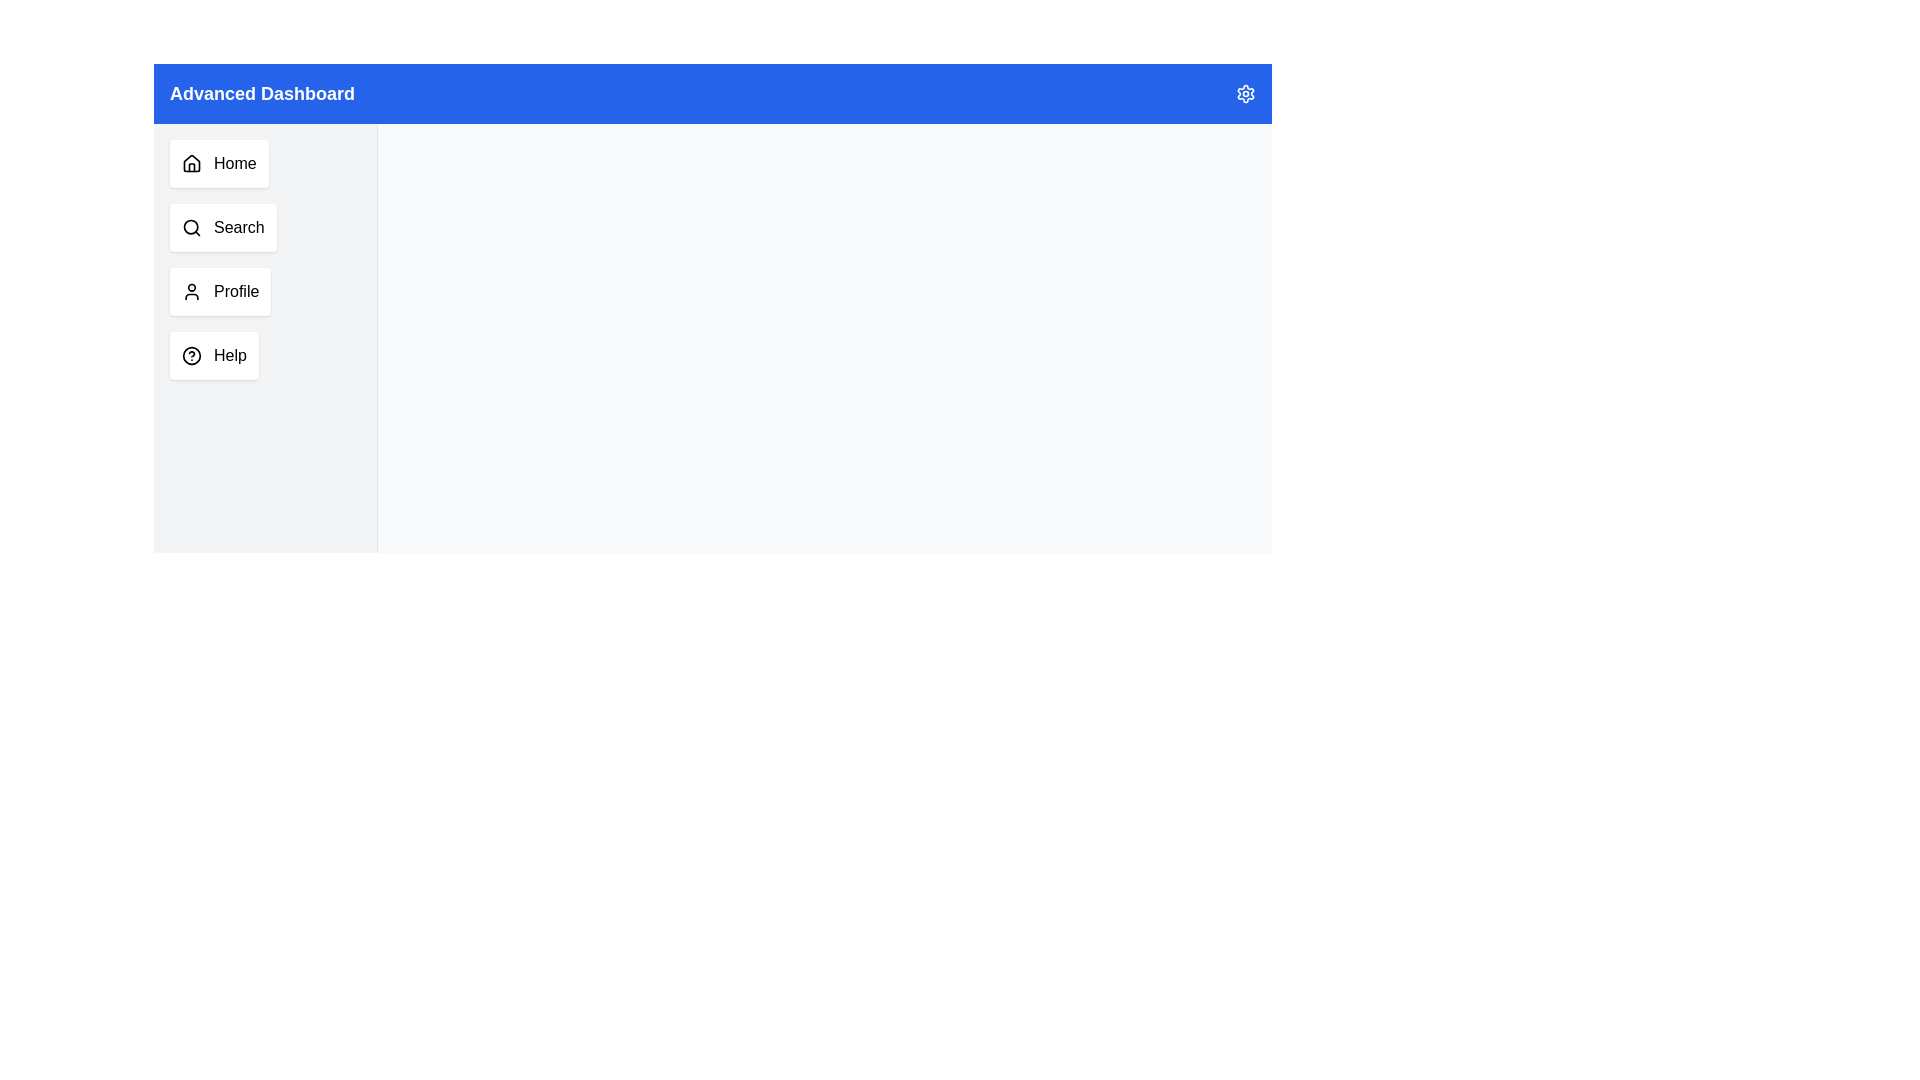 Image resolution: width=1920 pixels, height=1080 pixels. Describe the element at coordinates (192, 354) in the screenshot. I see `the SVG circle that is part of the Help icon in the left navigation menu, specifically located as the fourth item below the Profile section` at that location.